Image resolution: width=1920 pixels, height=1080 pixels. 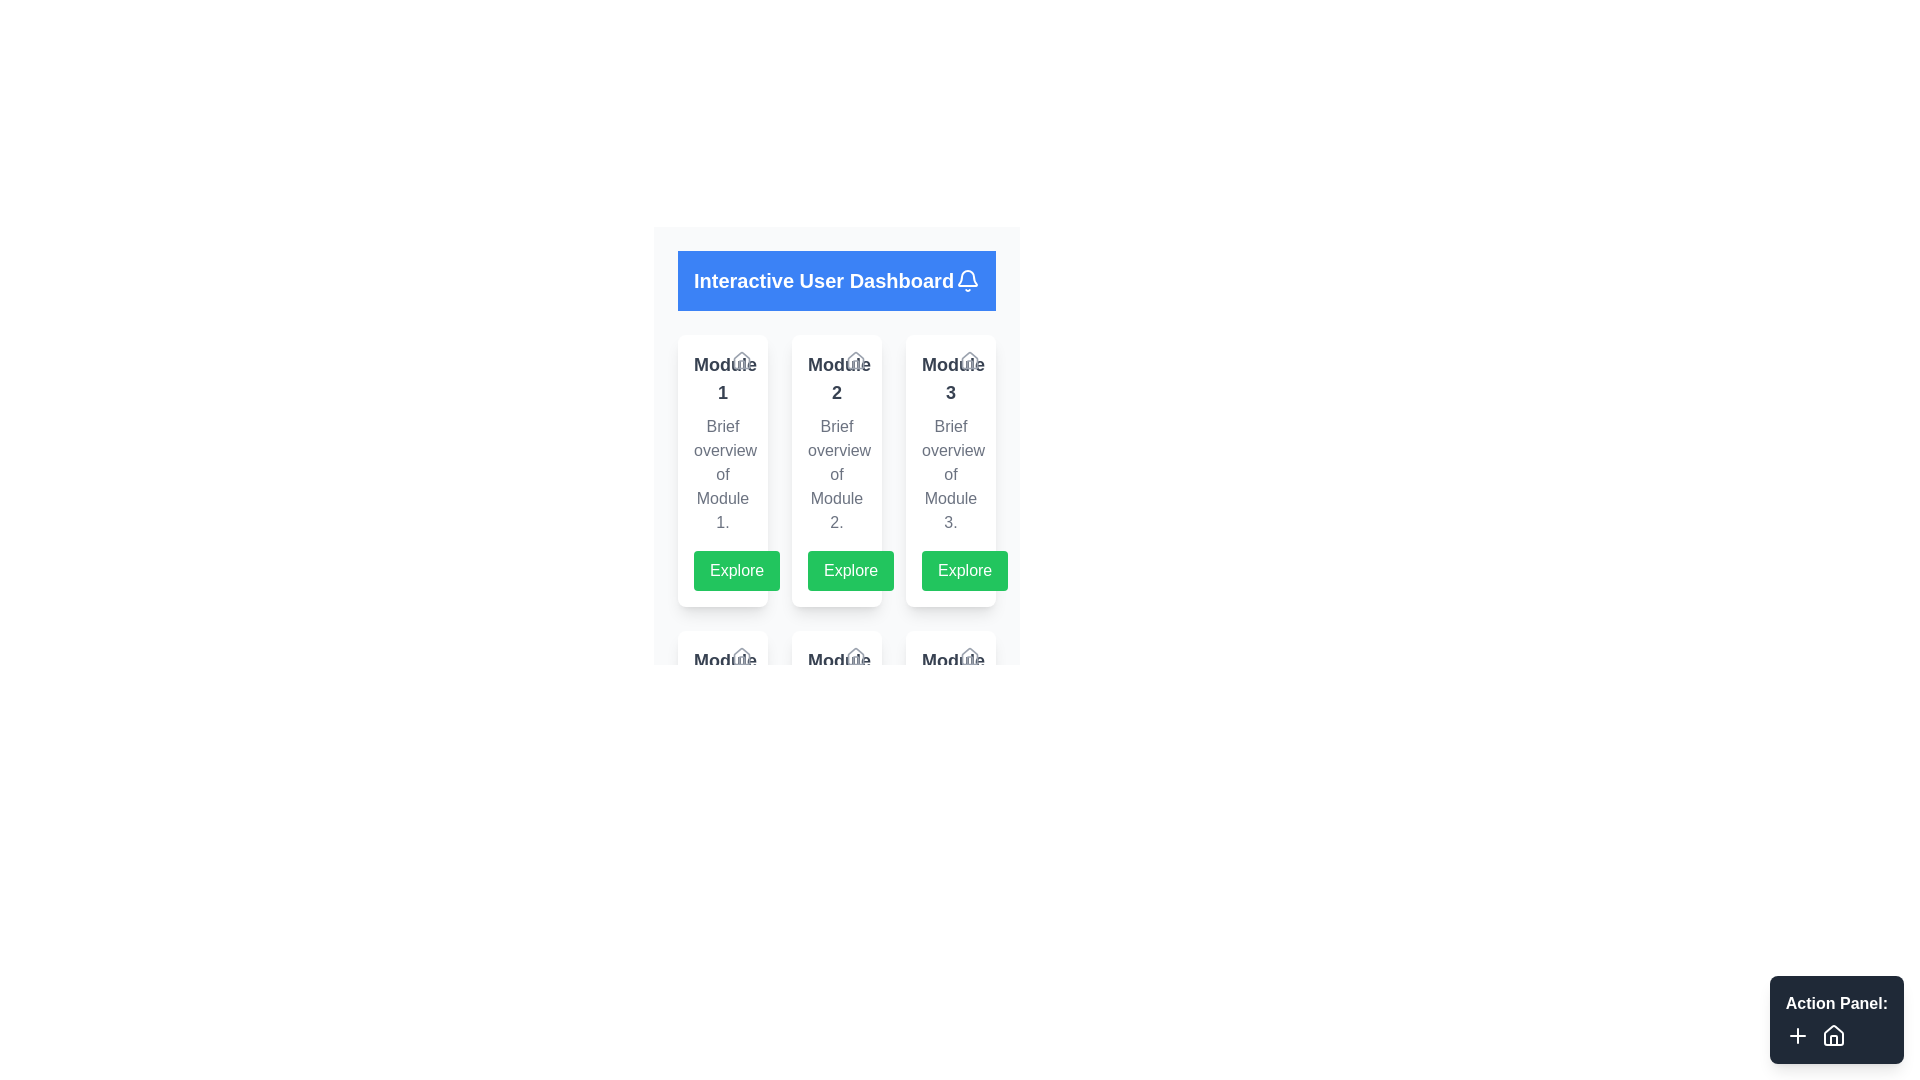 What do you see at coordinates (949, 470) in the screenshot?
I see `the Interactive card for Module 3 in the dashboard, located in the third column of the grid layout under 'Interactive User Dashboard'` at bounding box center [949, 470].